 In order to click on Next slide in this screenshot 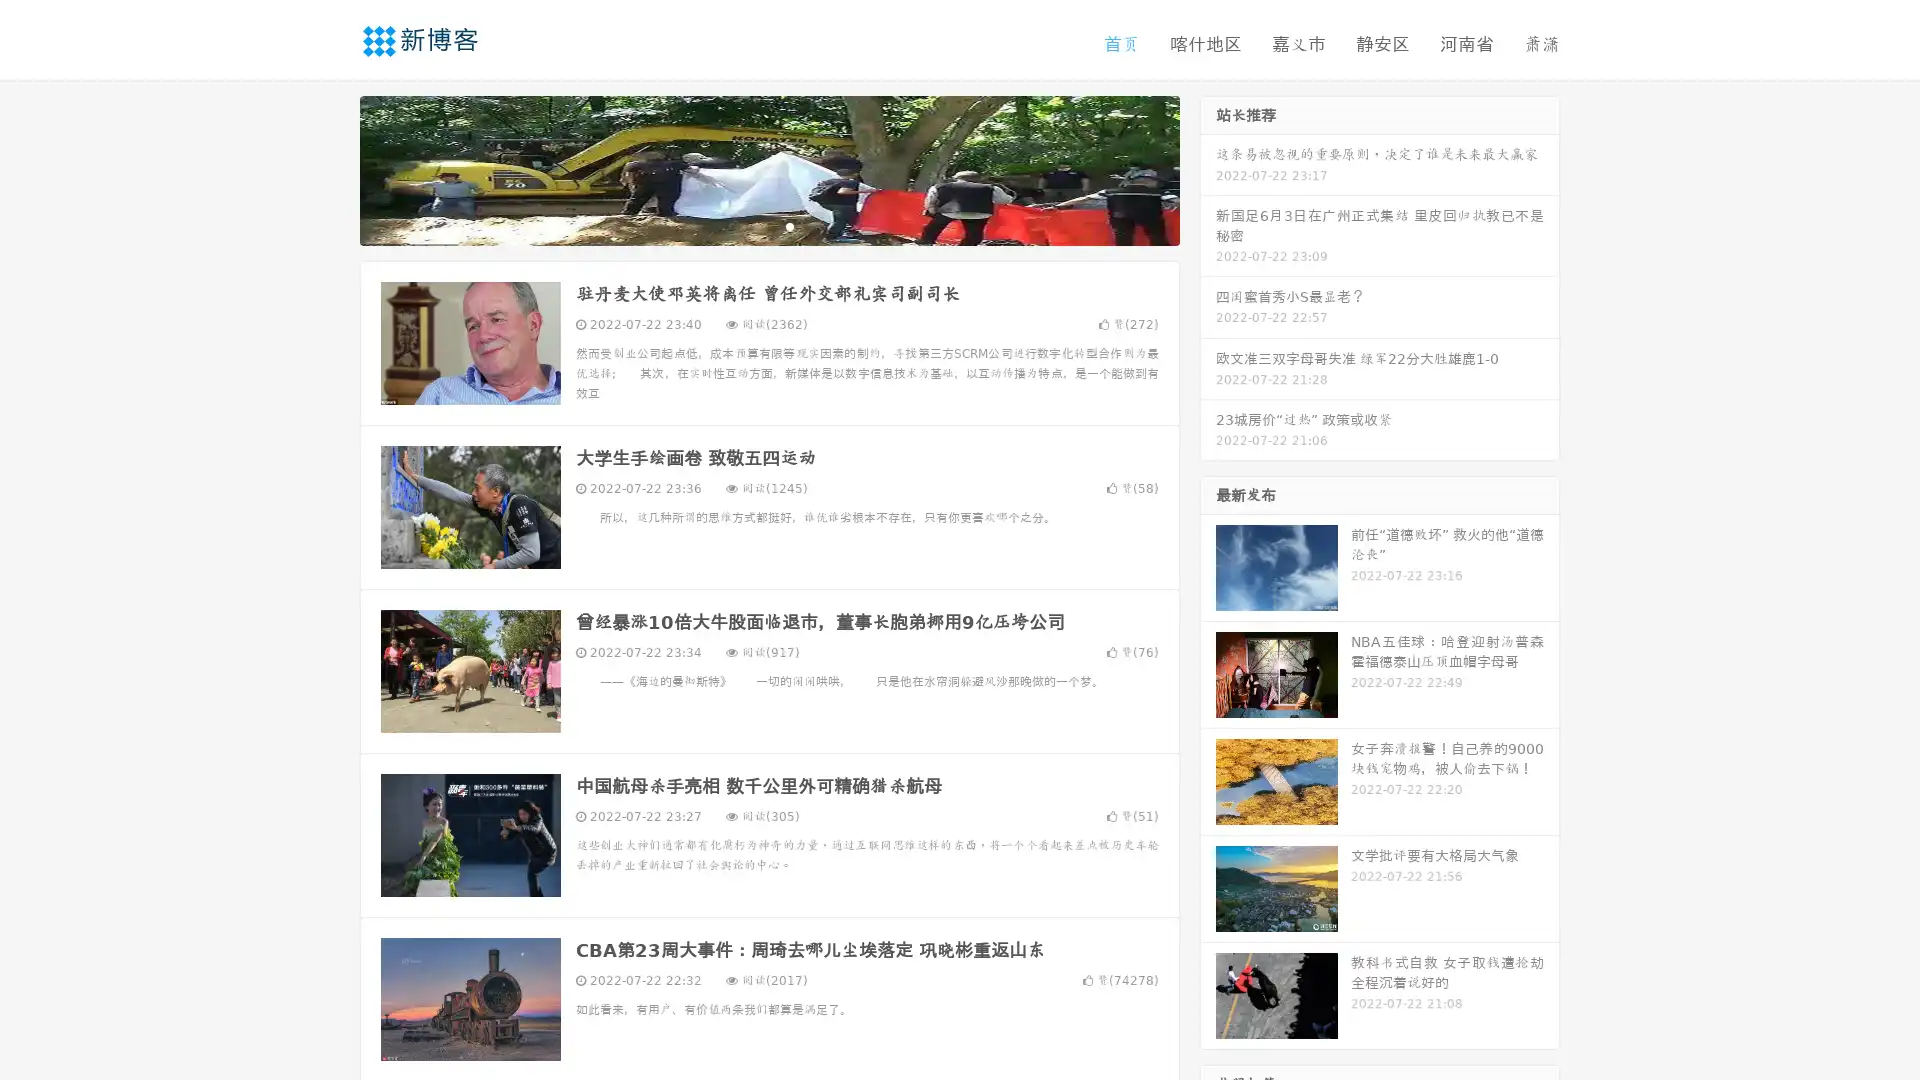, I will do `click(1208, 168)`.